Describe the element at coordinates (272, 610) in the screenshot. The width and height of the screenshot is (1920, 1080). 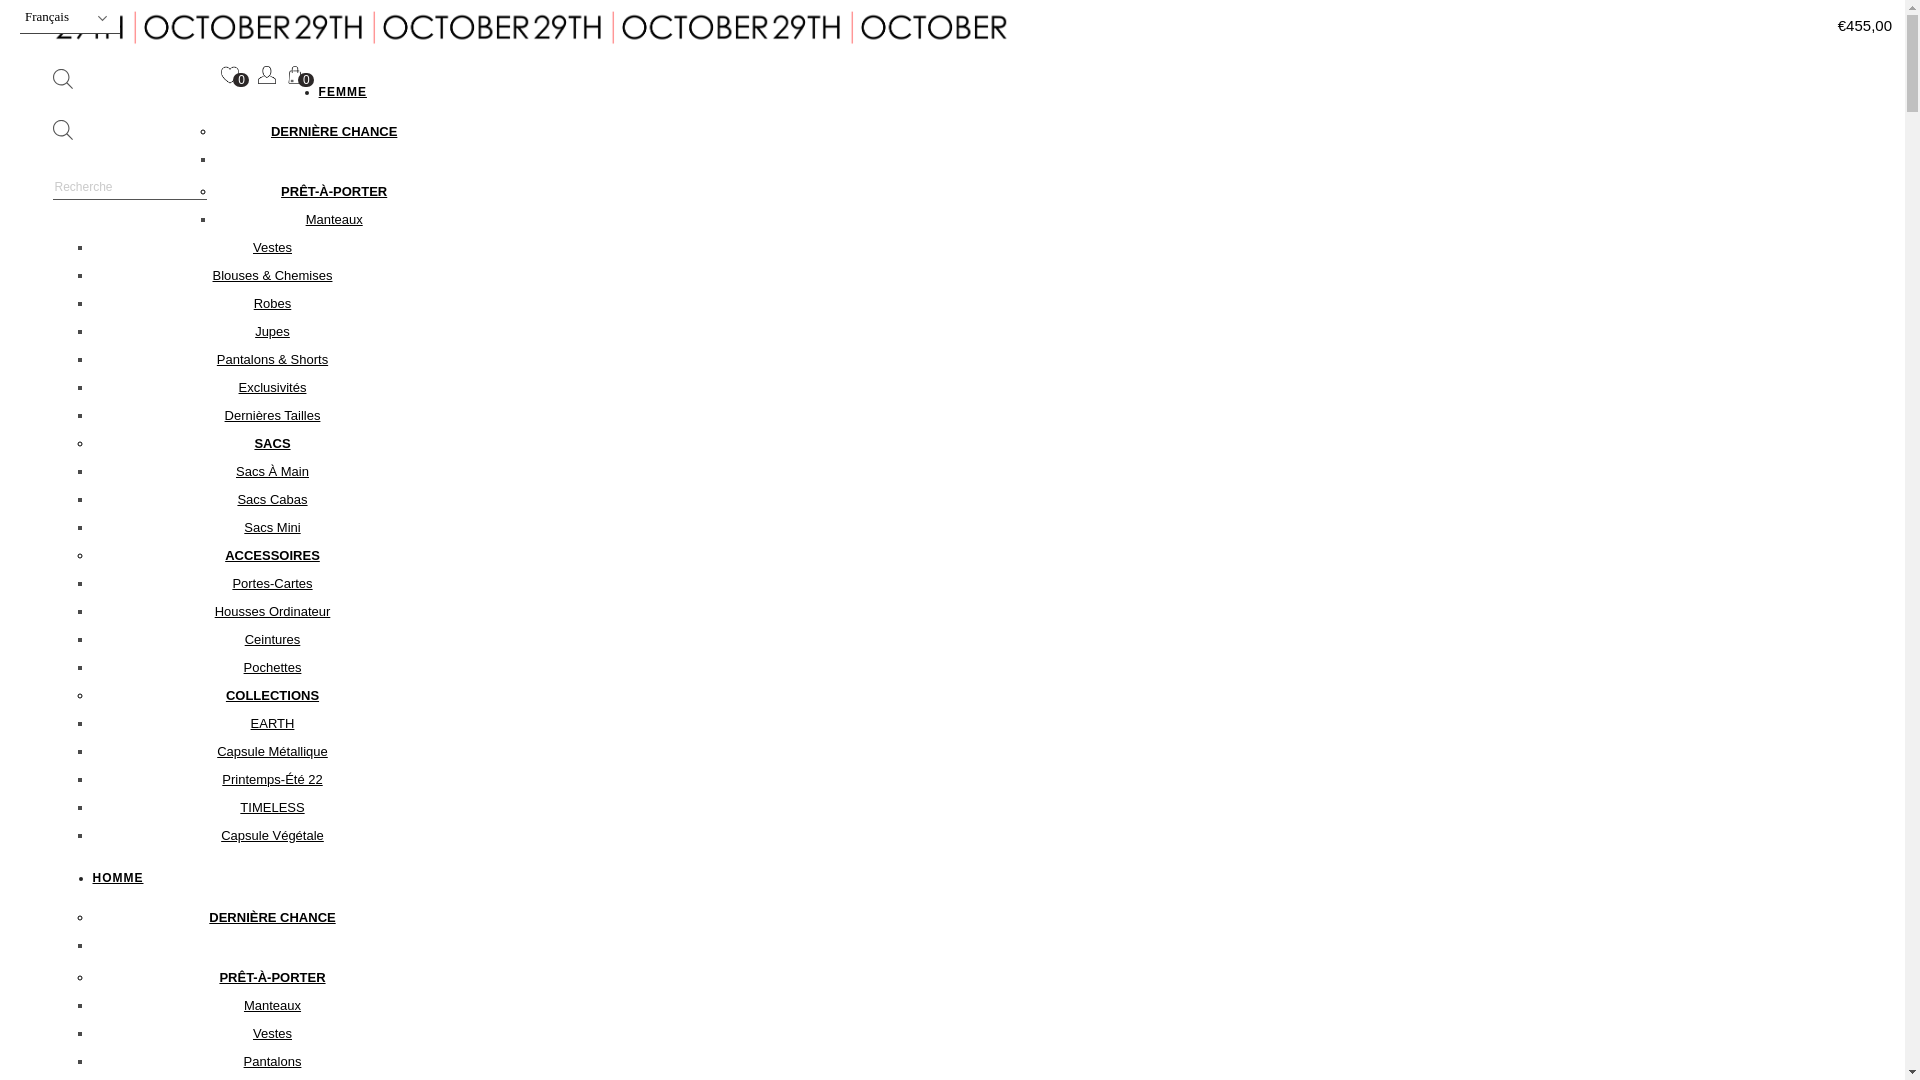
I see `'Housses Ordinateur'` at that location.